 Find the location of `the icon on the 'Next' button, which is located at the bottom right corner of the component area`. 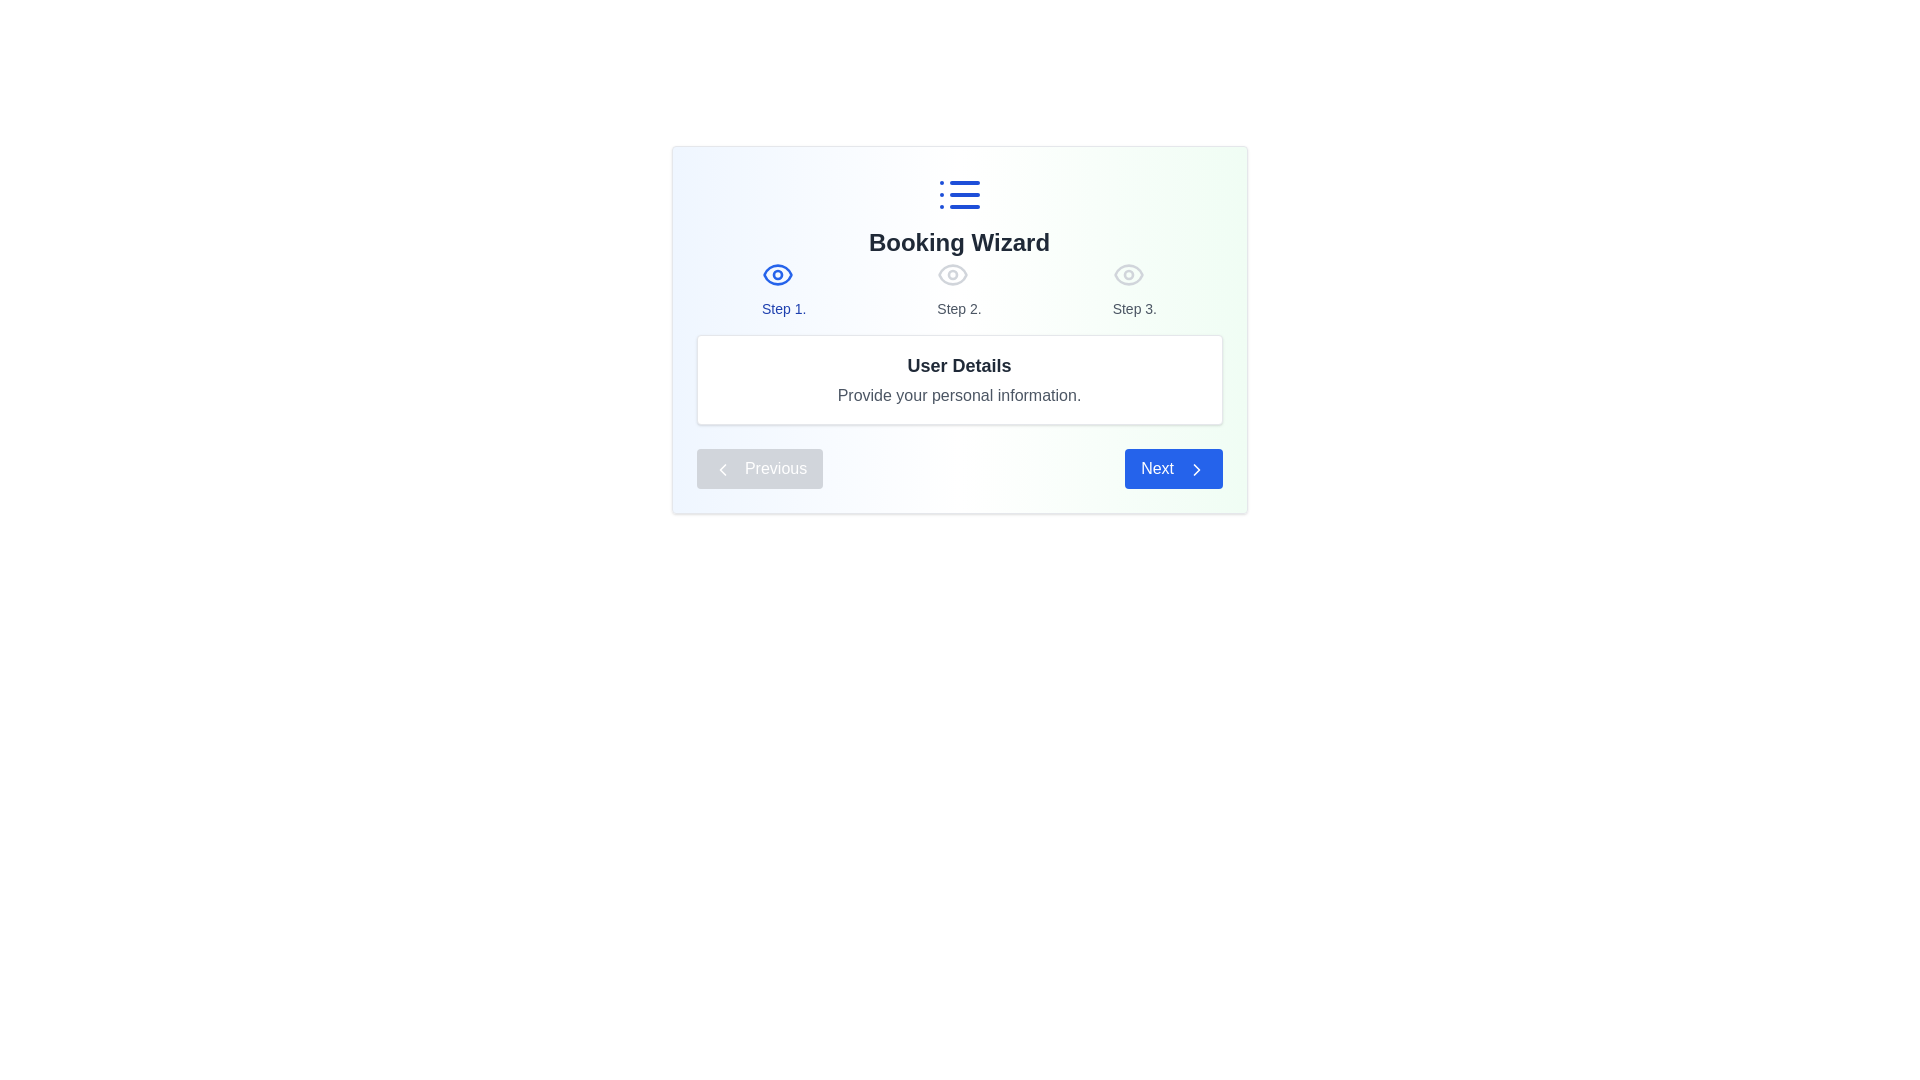

the icon on the 'Next' button, which is located at the bottom right corner of the component area is located at coordinates (1196, 469).